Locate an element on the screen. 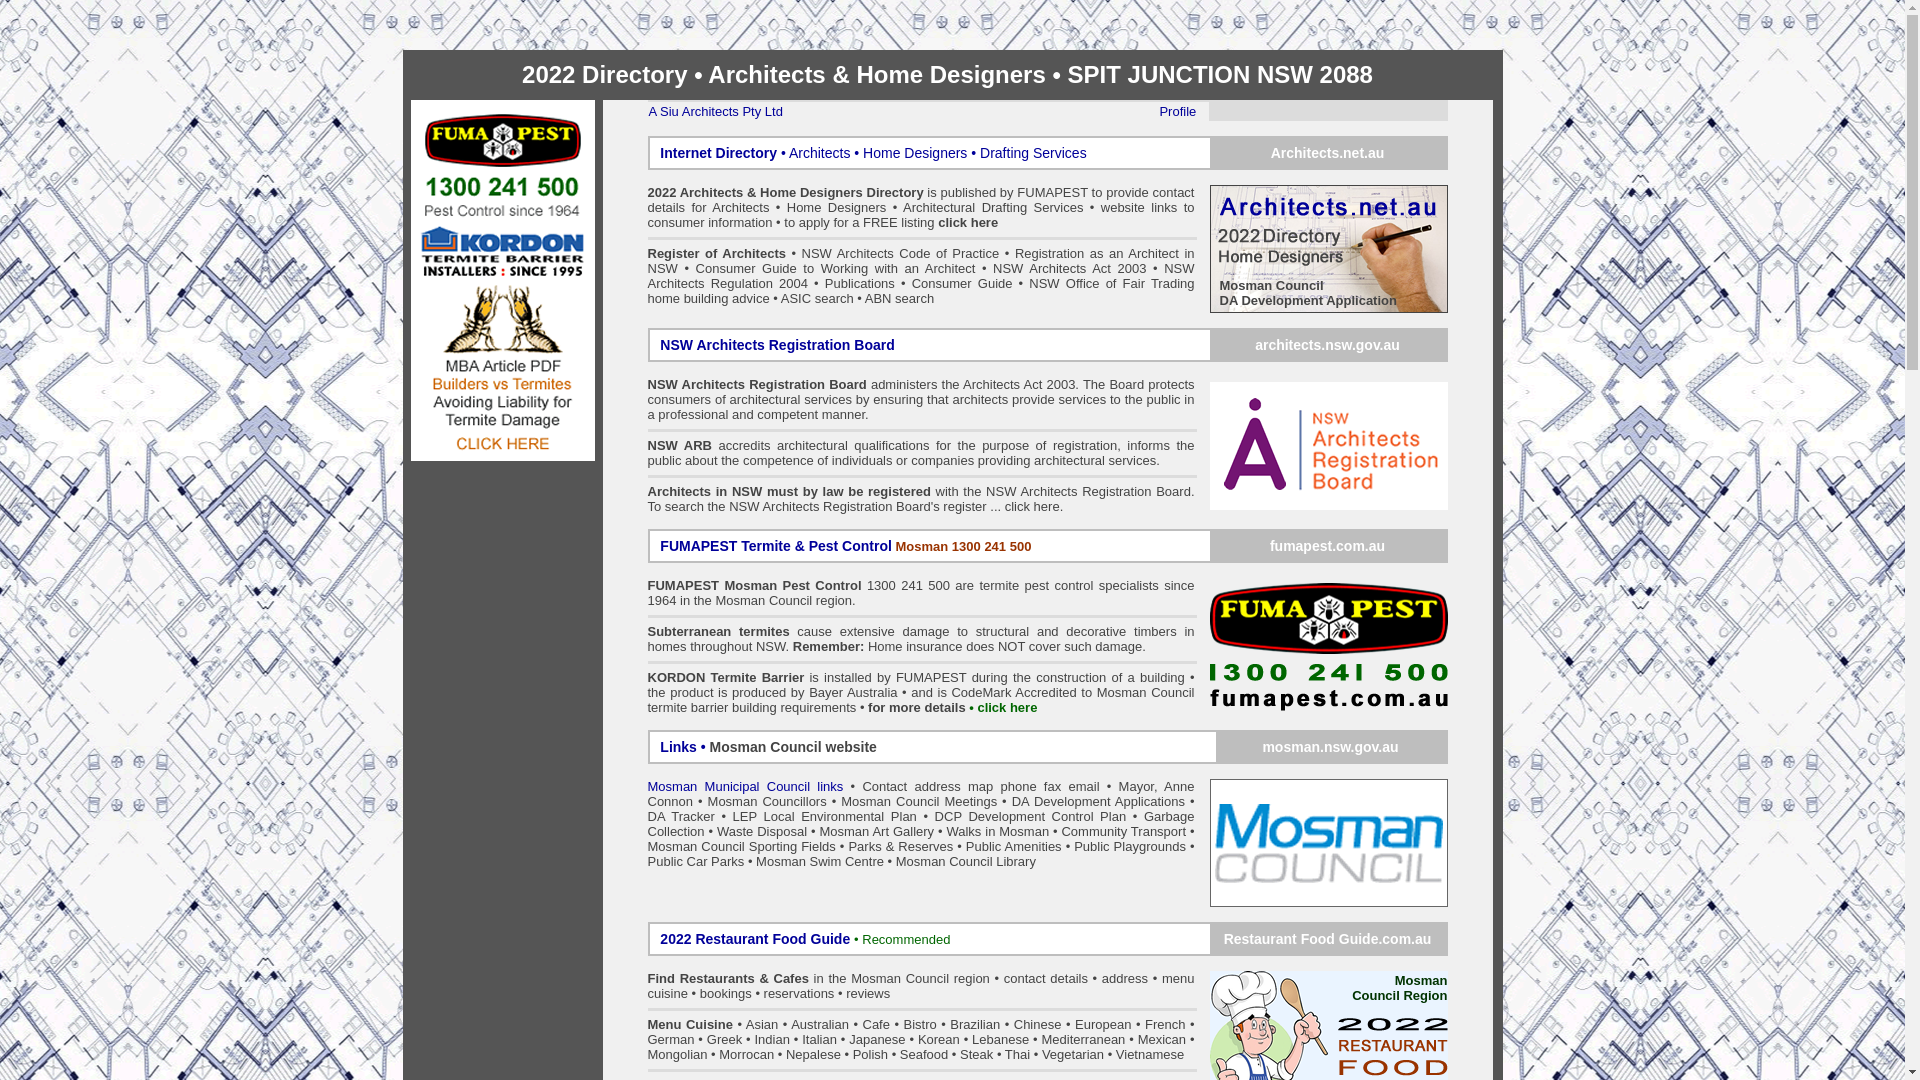  'Public Playgrounds' is located at coordinates (1129, 846).